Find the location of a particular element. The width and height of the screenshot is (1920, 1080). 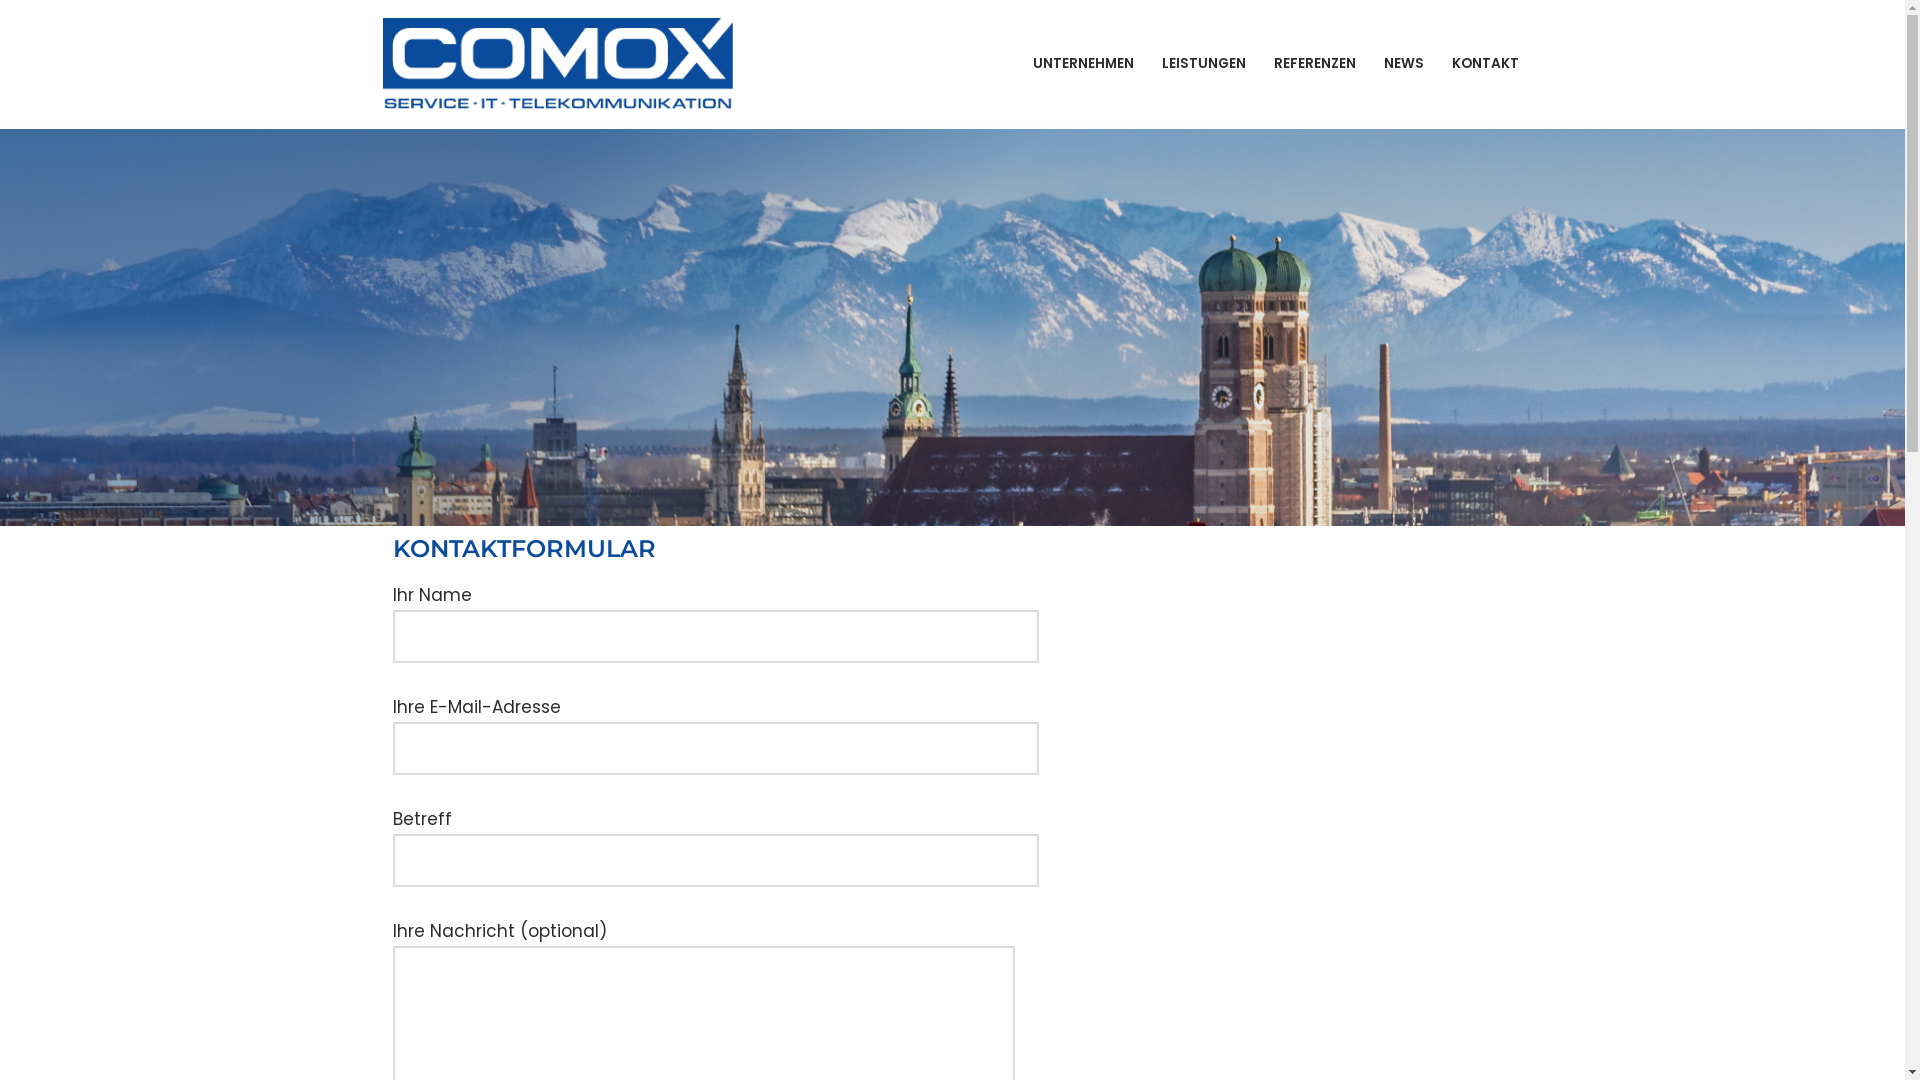

'NEWS' is located at coordinates (1402, 62).